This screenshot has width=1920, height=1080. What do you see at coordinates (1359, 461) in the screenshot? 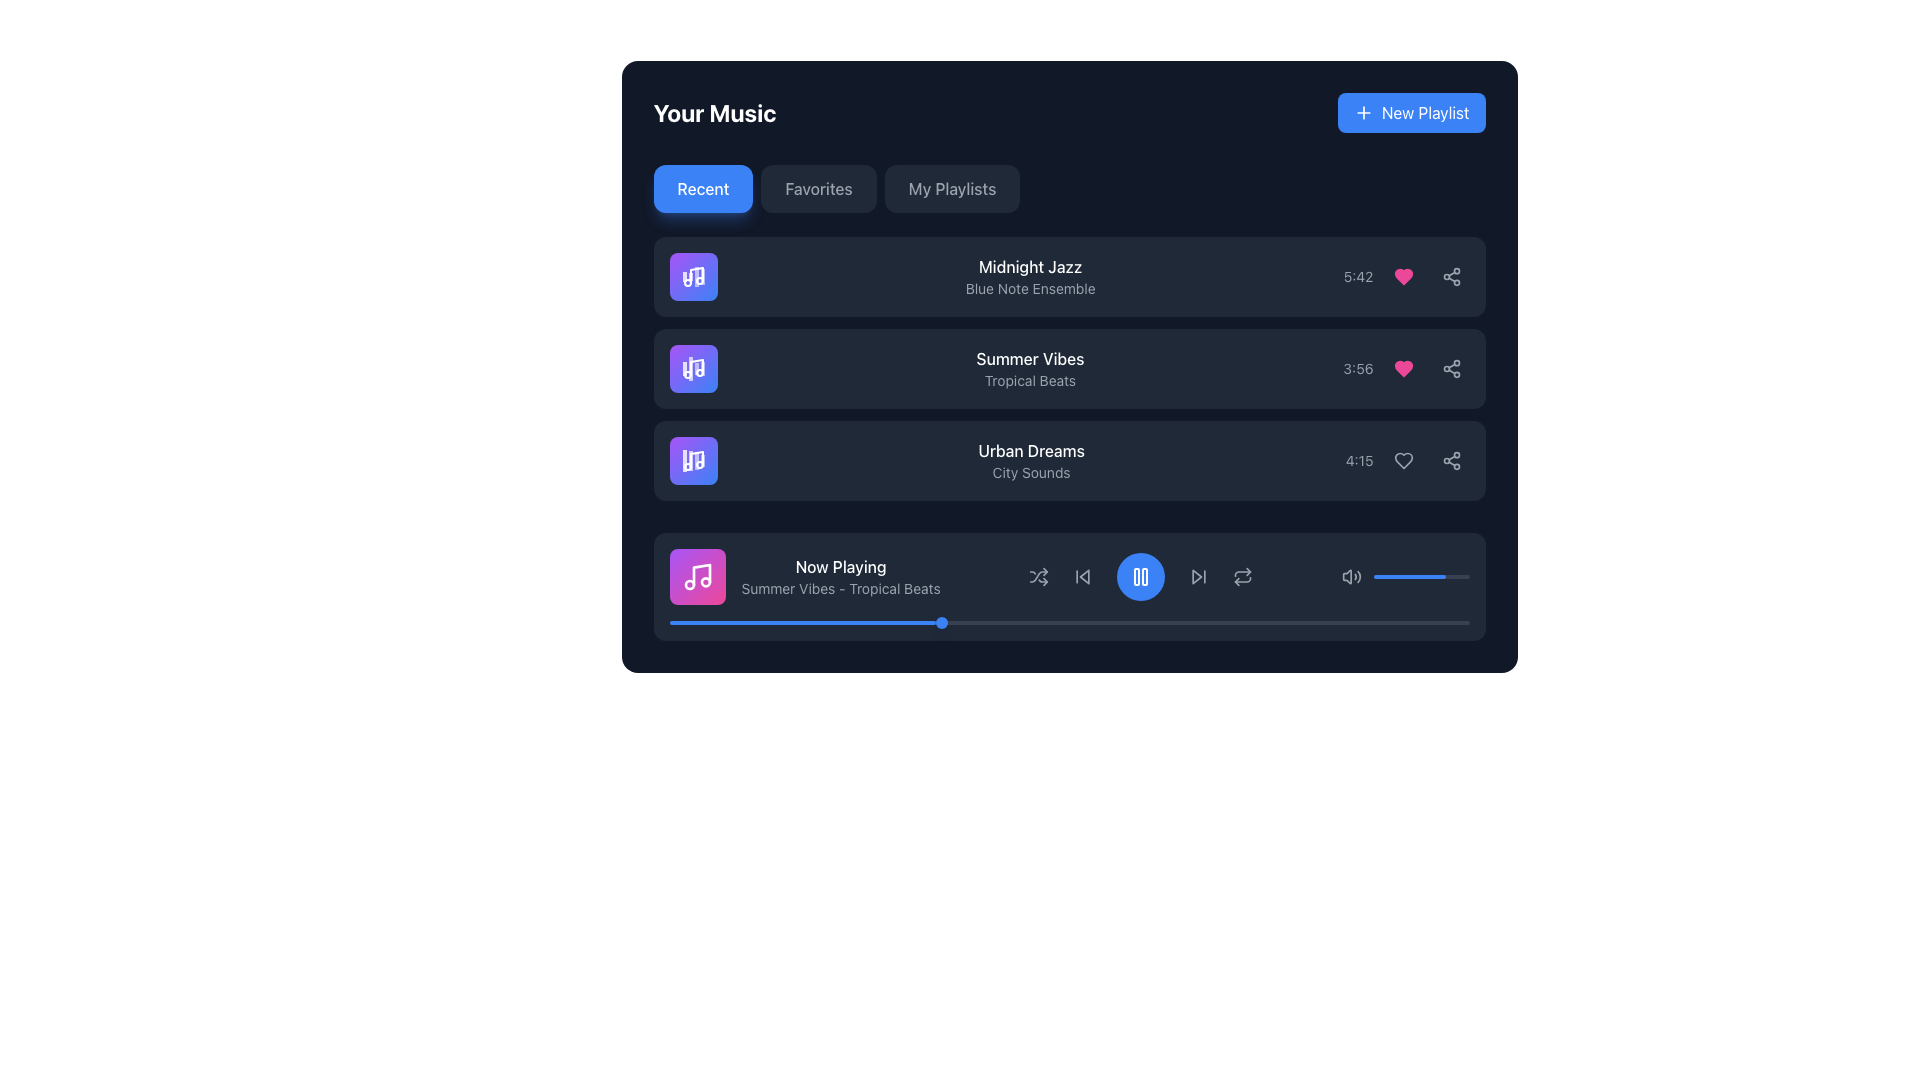
I see `the Text label indicating the duration of the song 'Urban Dreams' located in the third panel of the vertical list, adjacent to the right of the panel contents` at bounding box center [1359, 461].